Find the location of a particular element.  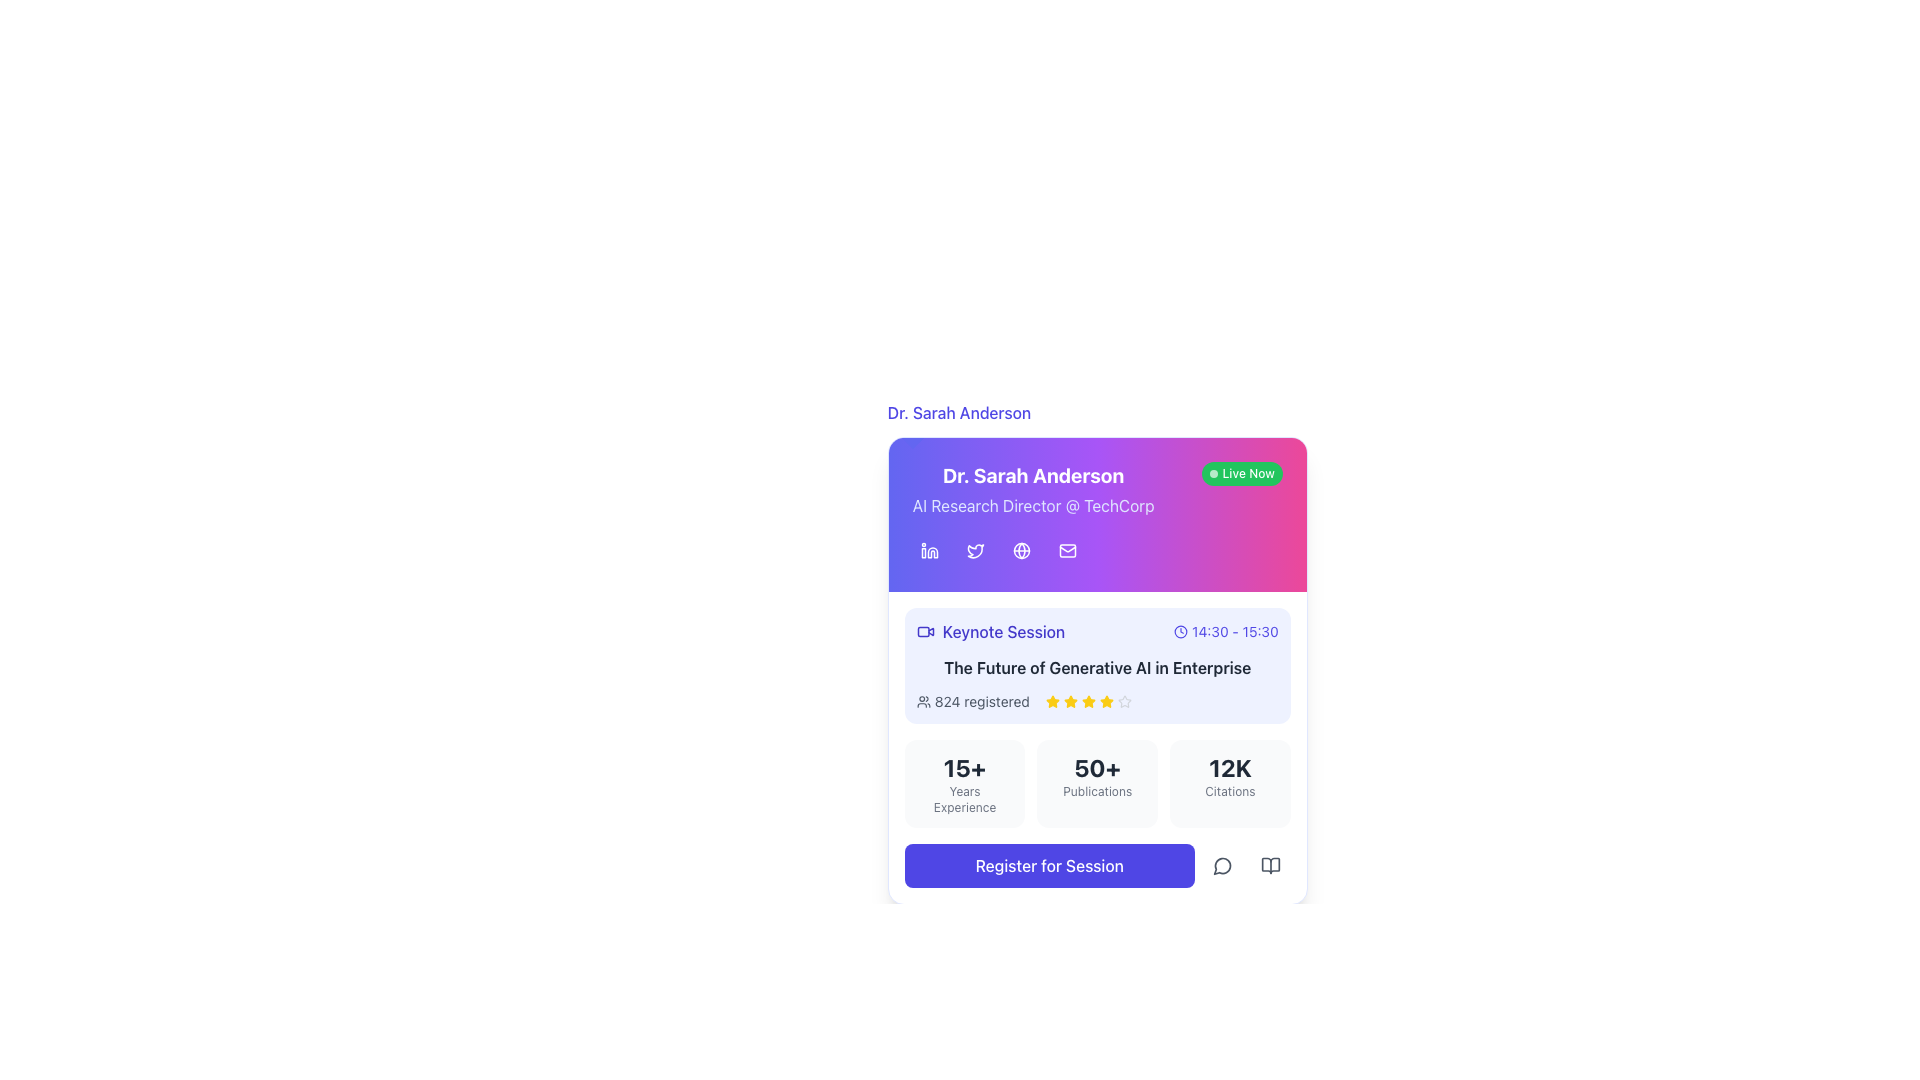

the LinkedIn profile button located at the top left corner of the social media icons row to visit Dr. Sarah Anderson's LinkedIn profile is located at coordinates (928, 551).